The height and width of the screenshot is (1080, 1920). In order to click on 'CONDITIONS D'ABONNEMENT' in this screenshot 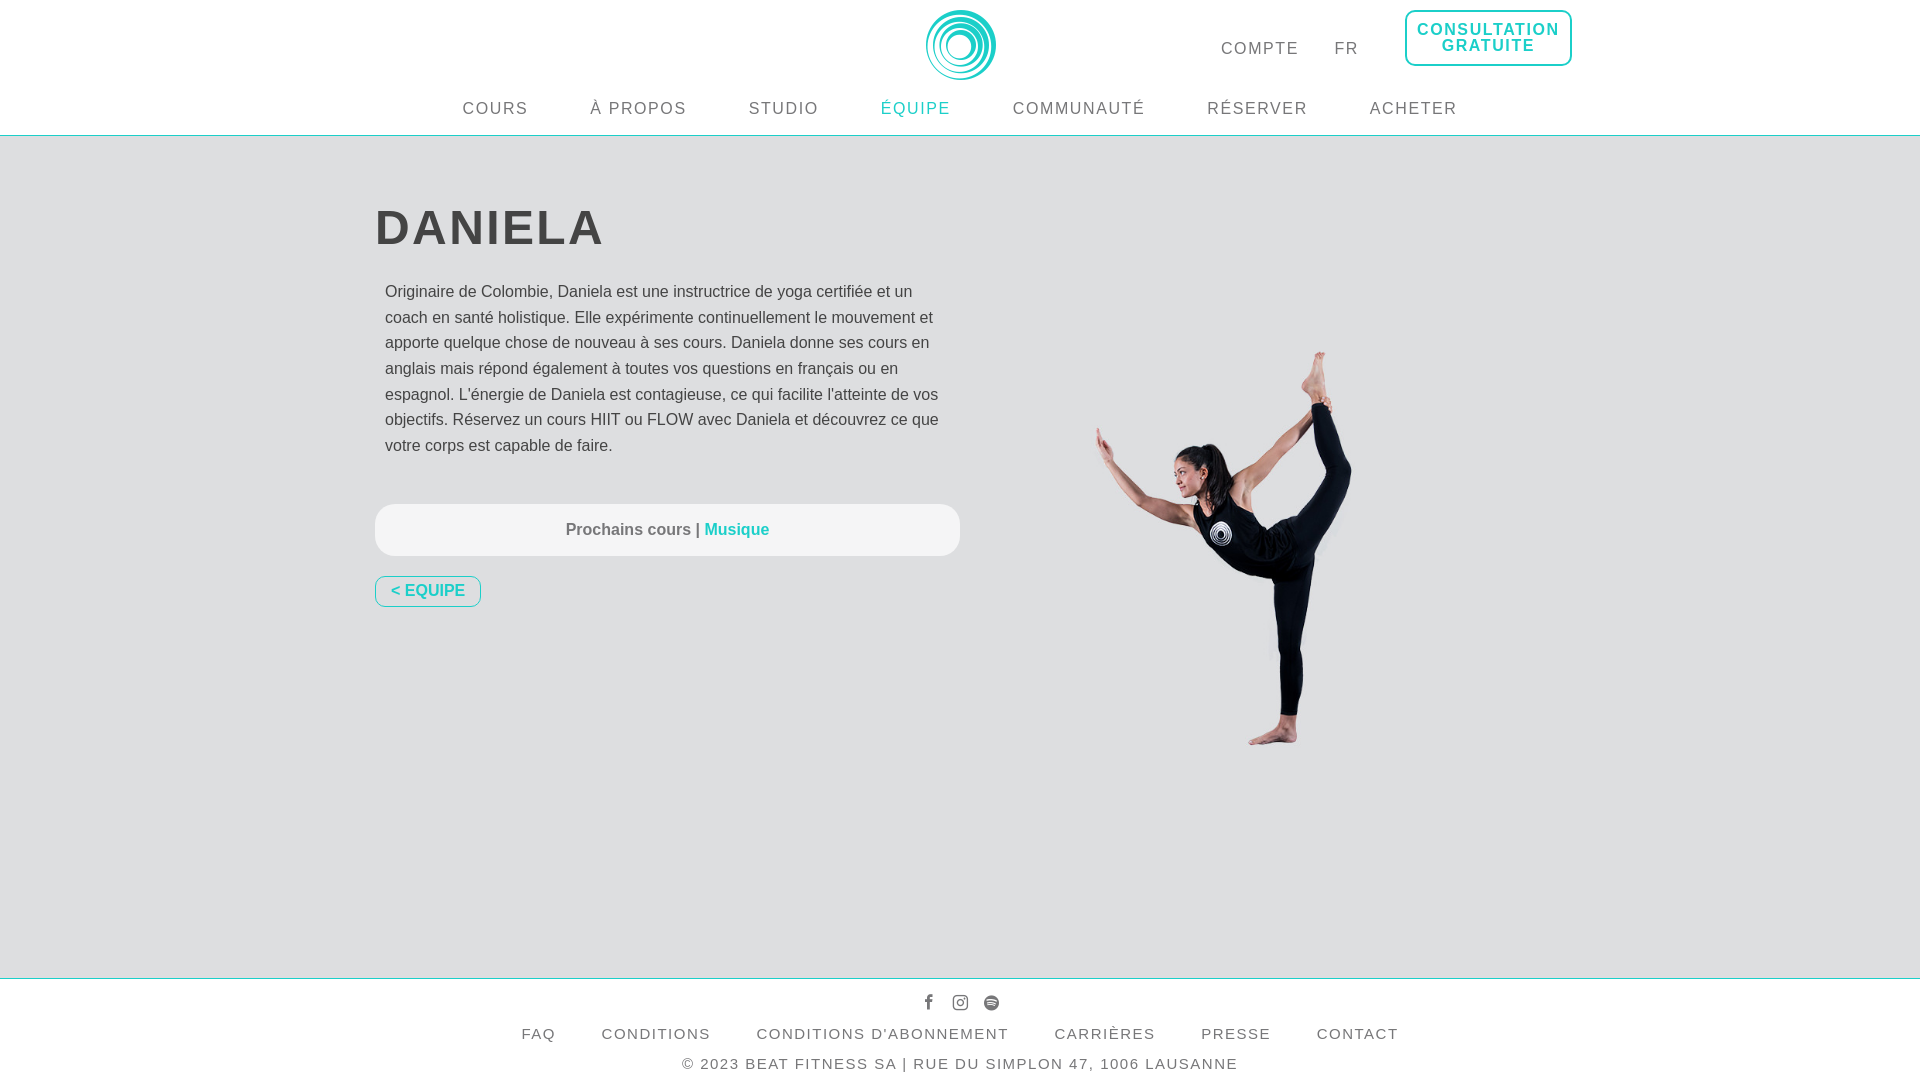, I will do `click(881, 1033)`.